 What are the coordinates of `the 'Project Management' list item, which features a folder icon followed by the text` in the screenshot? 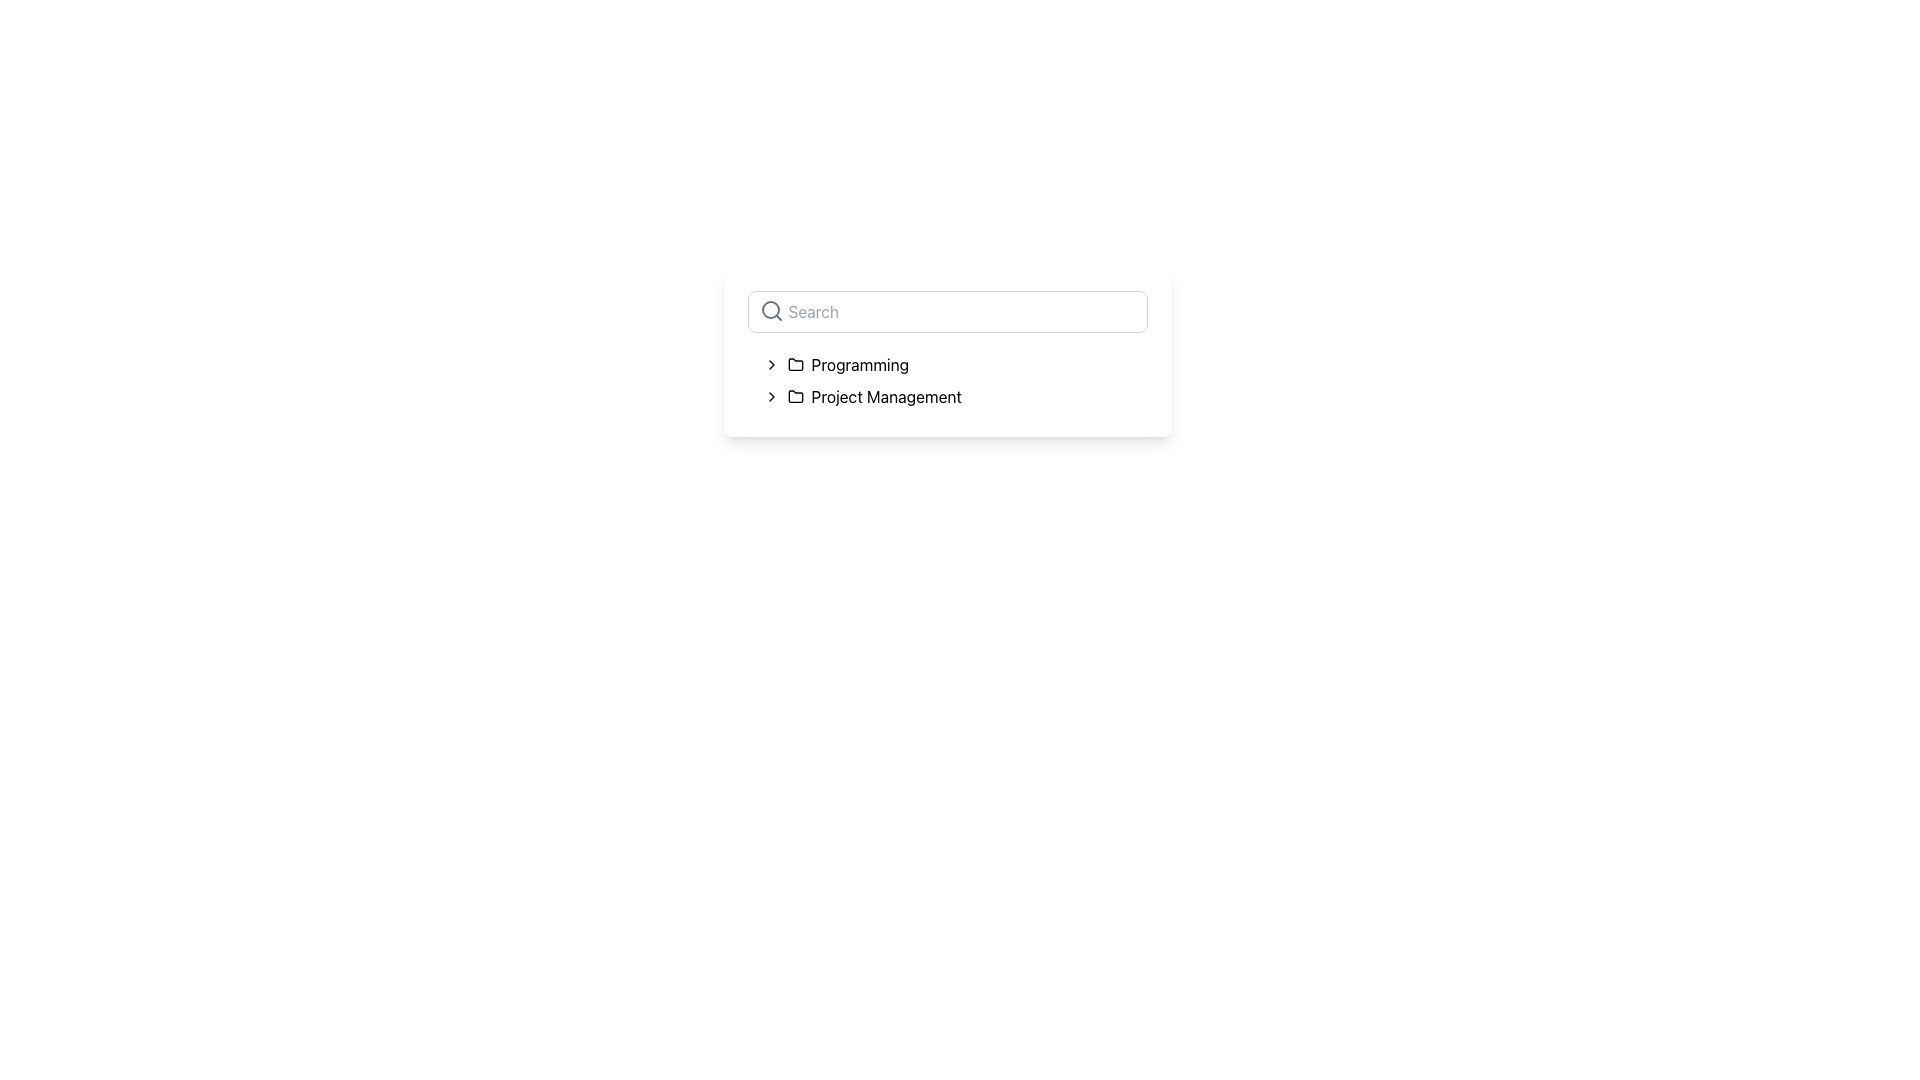 It's located at (874, 397).